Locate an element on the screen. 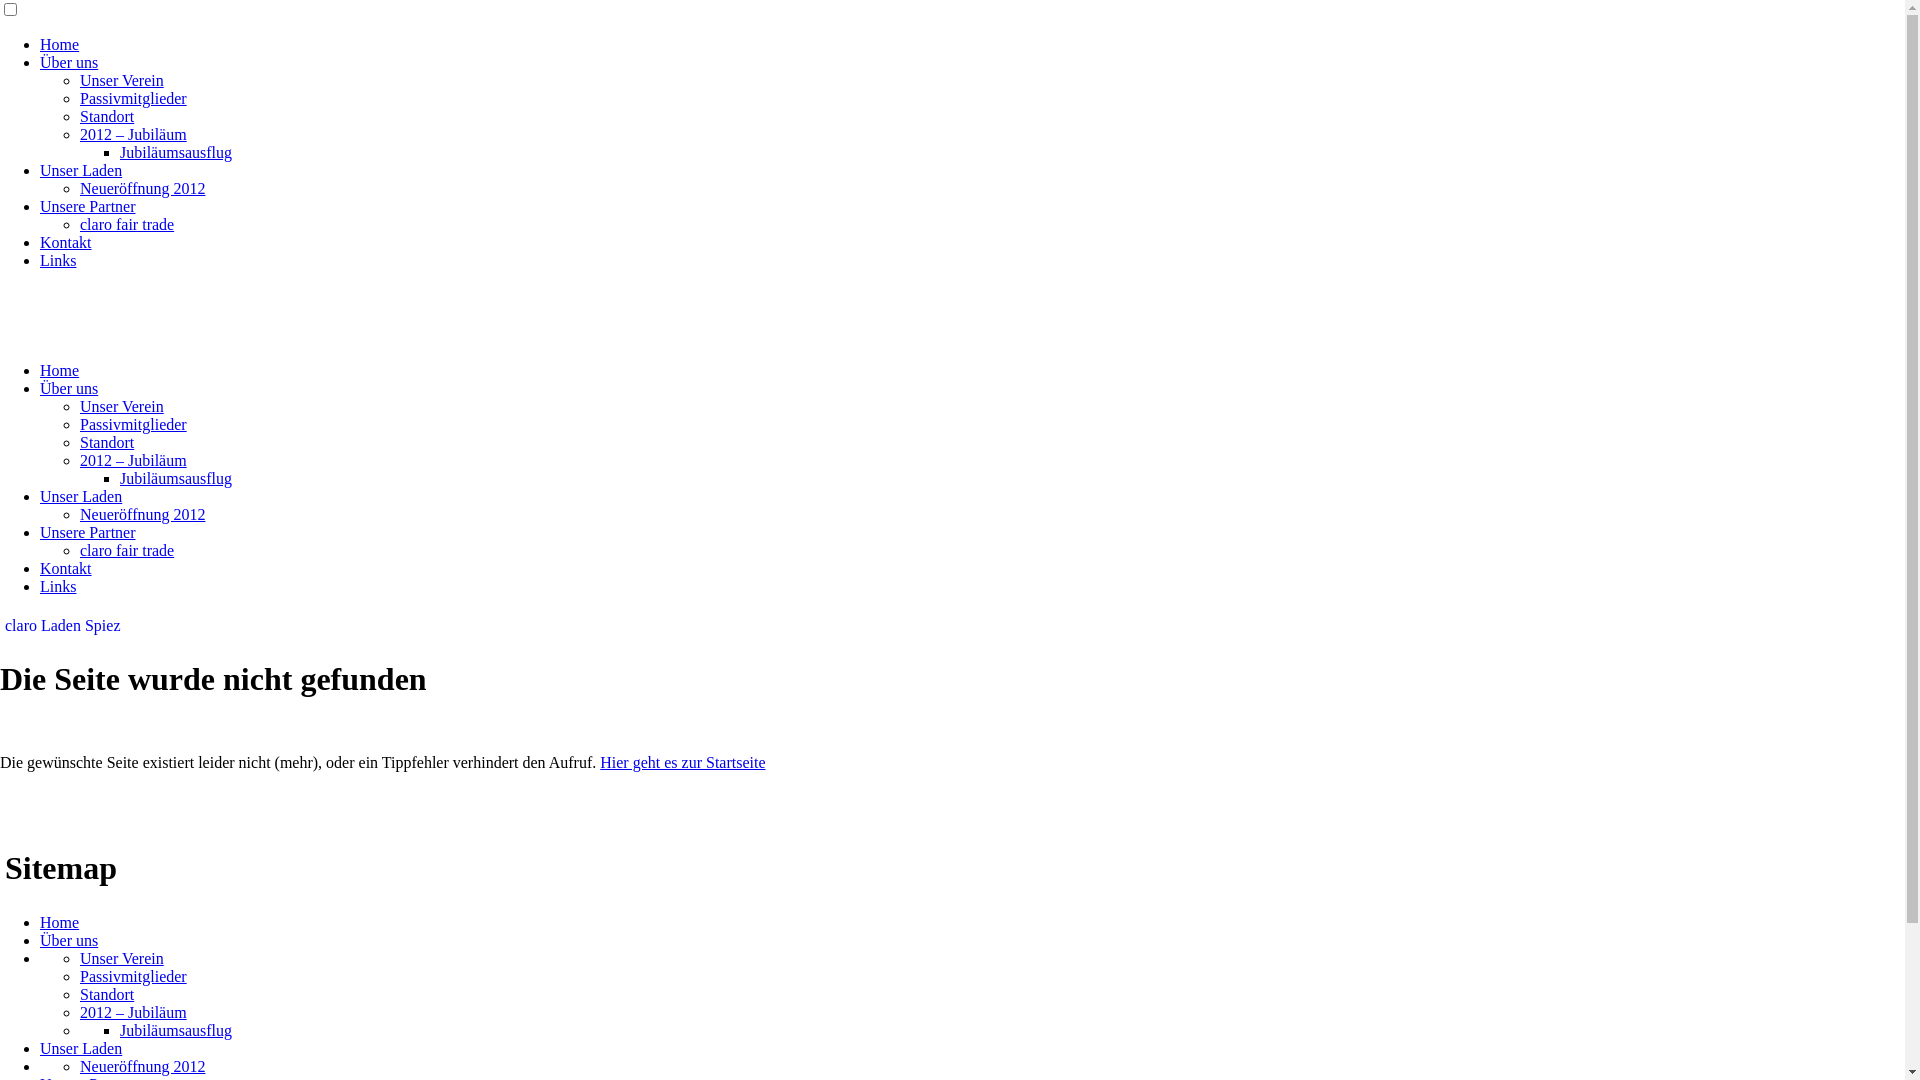 The width and height of the screenshot is (1920, 1080). 'Unser Laden' is located at coordinates (80, 495).